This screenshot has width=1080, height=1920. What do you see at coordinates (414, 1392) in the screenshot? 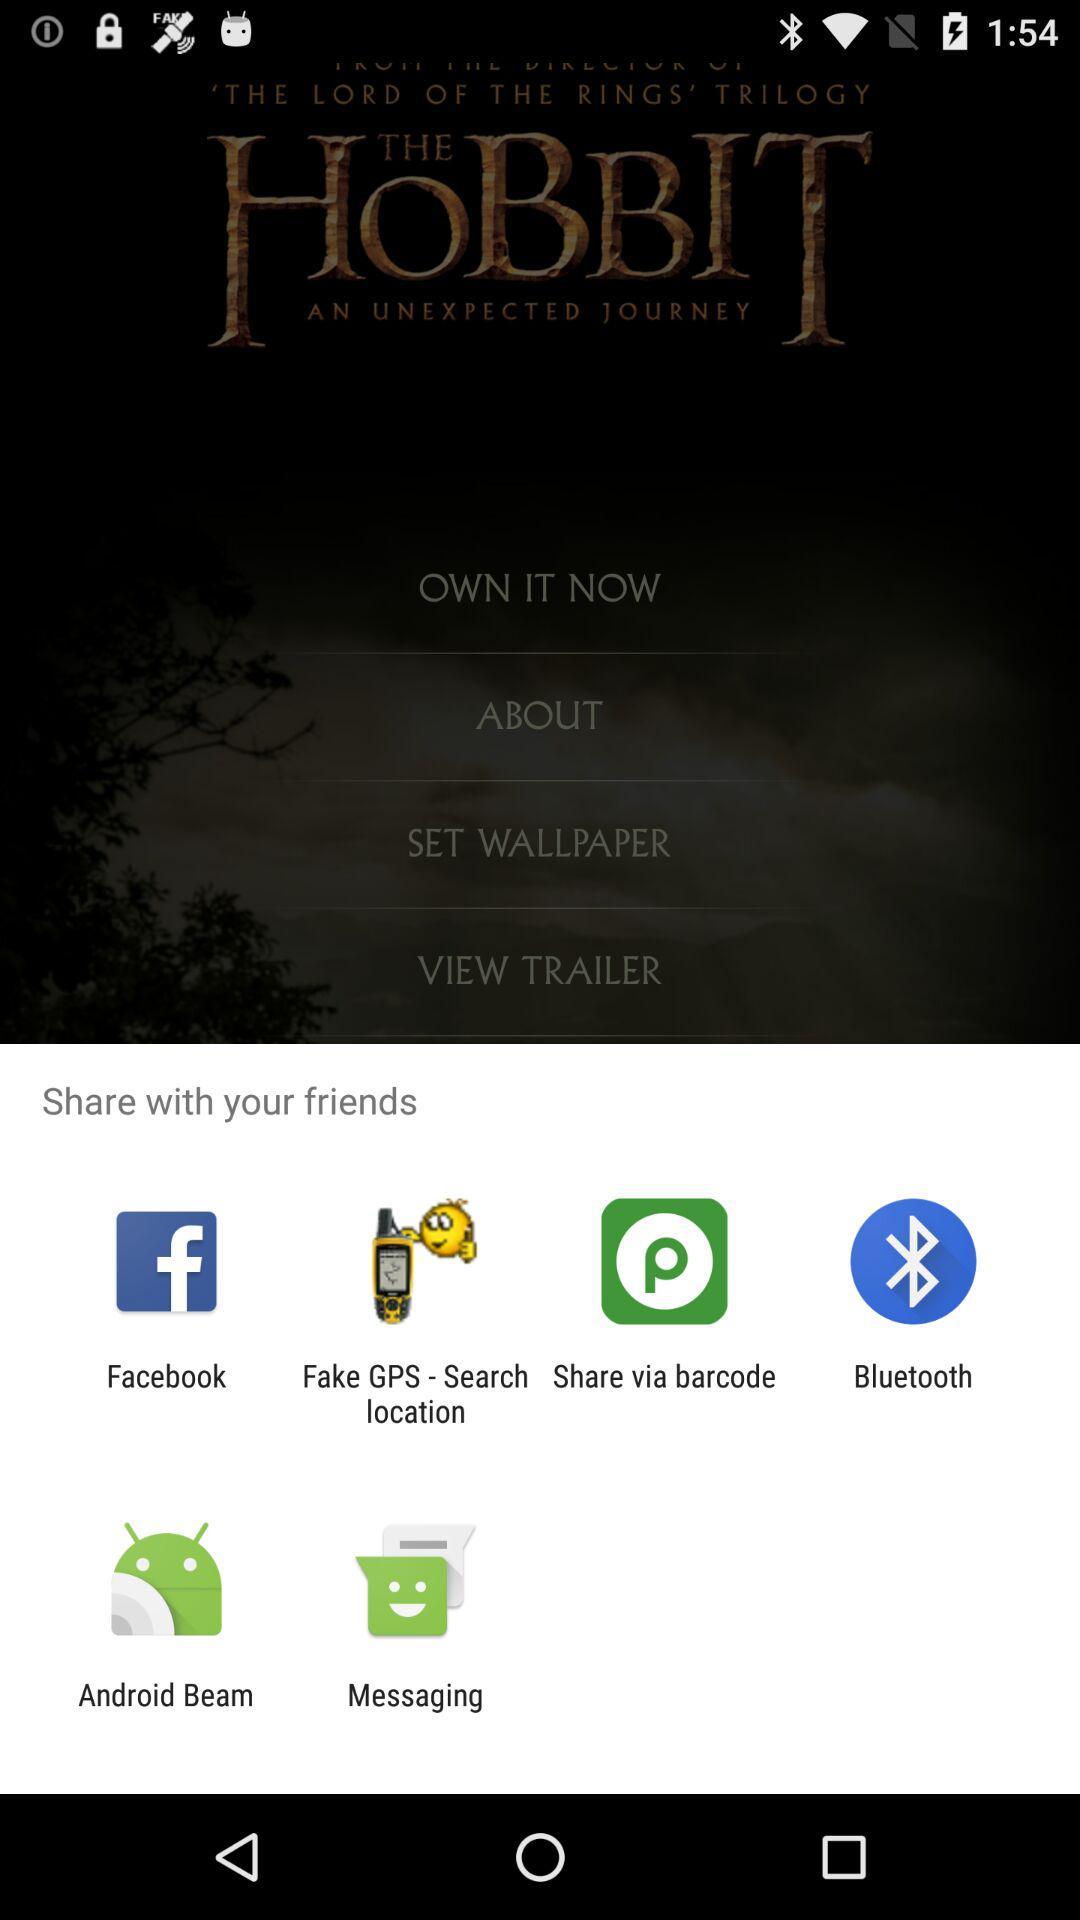
I see `item next to share via barcode` at bounding box center [414, 1392].